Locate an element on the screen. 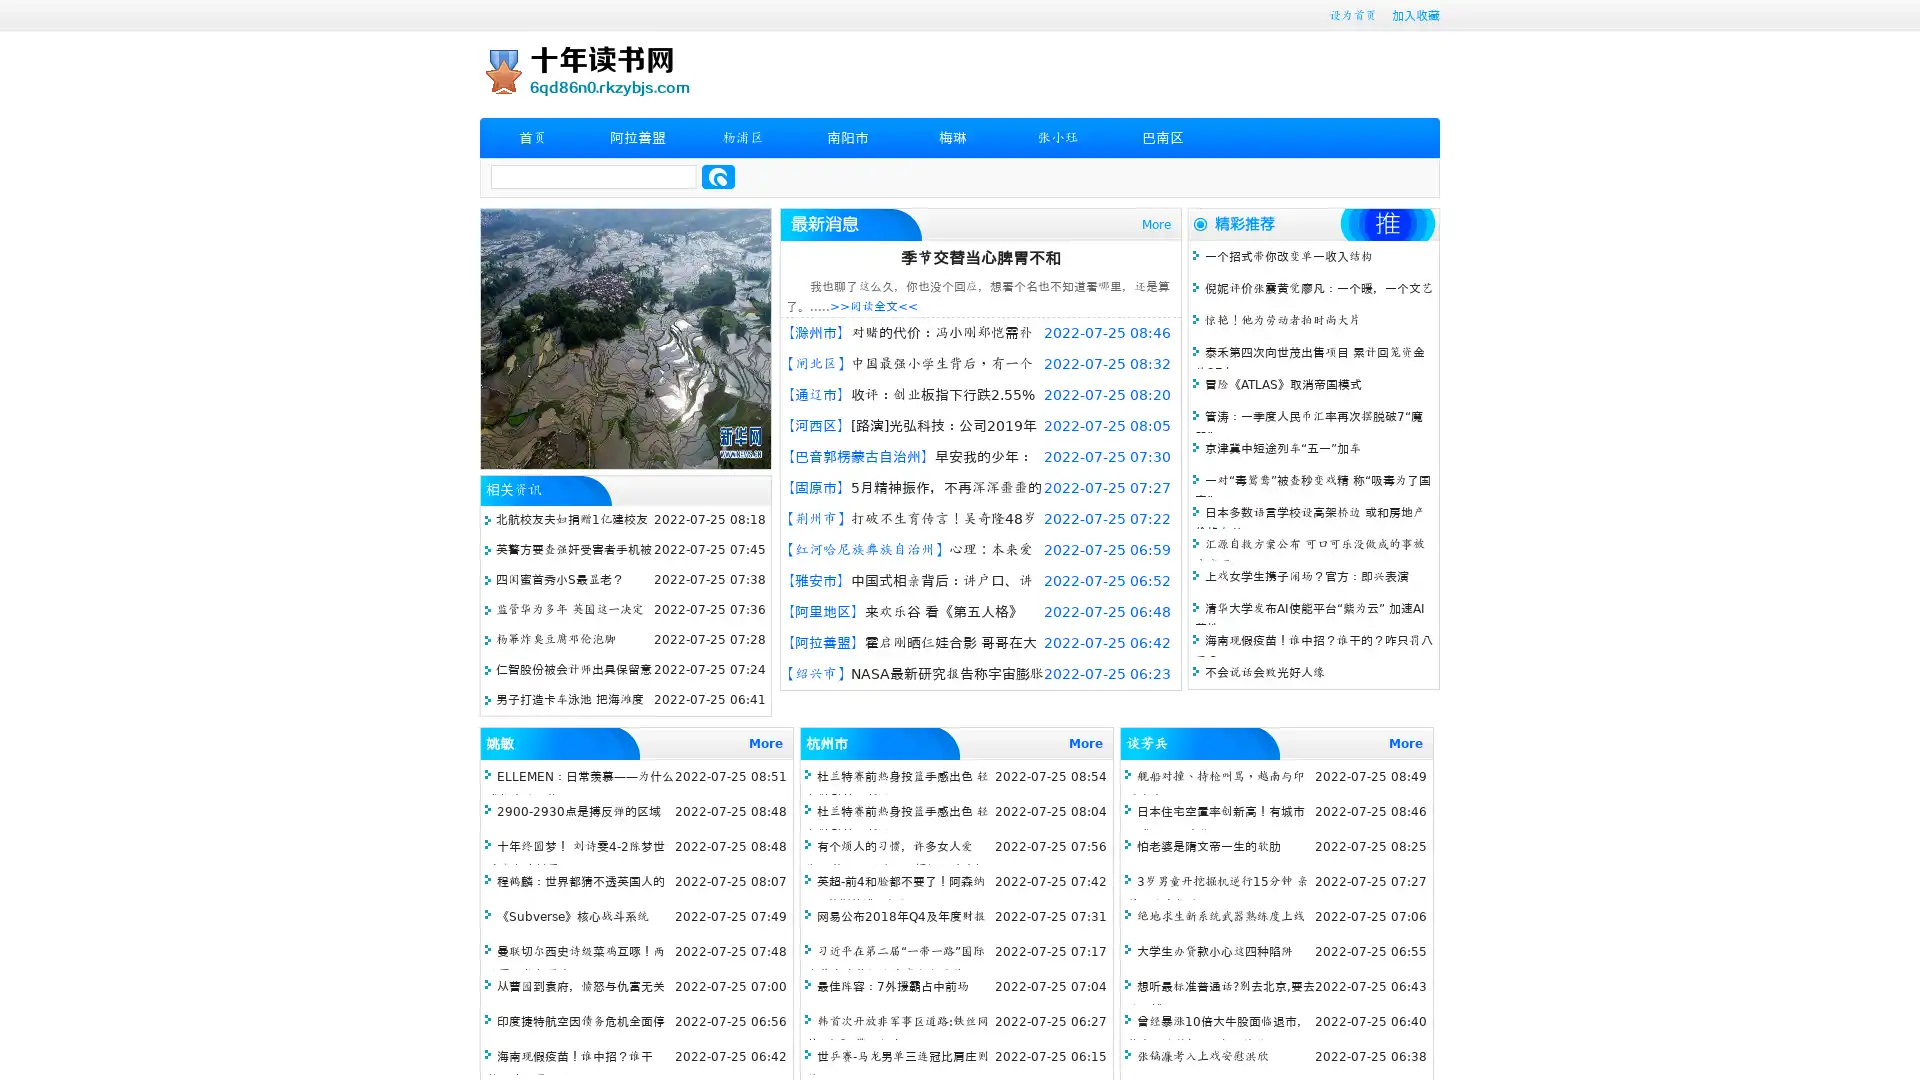 This screenshot has height=1080, width=1920. Search is located at coordinates (718, 176).